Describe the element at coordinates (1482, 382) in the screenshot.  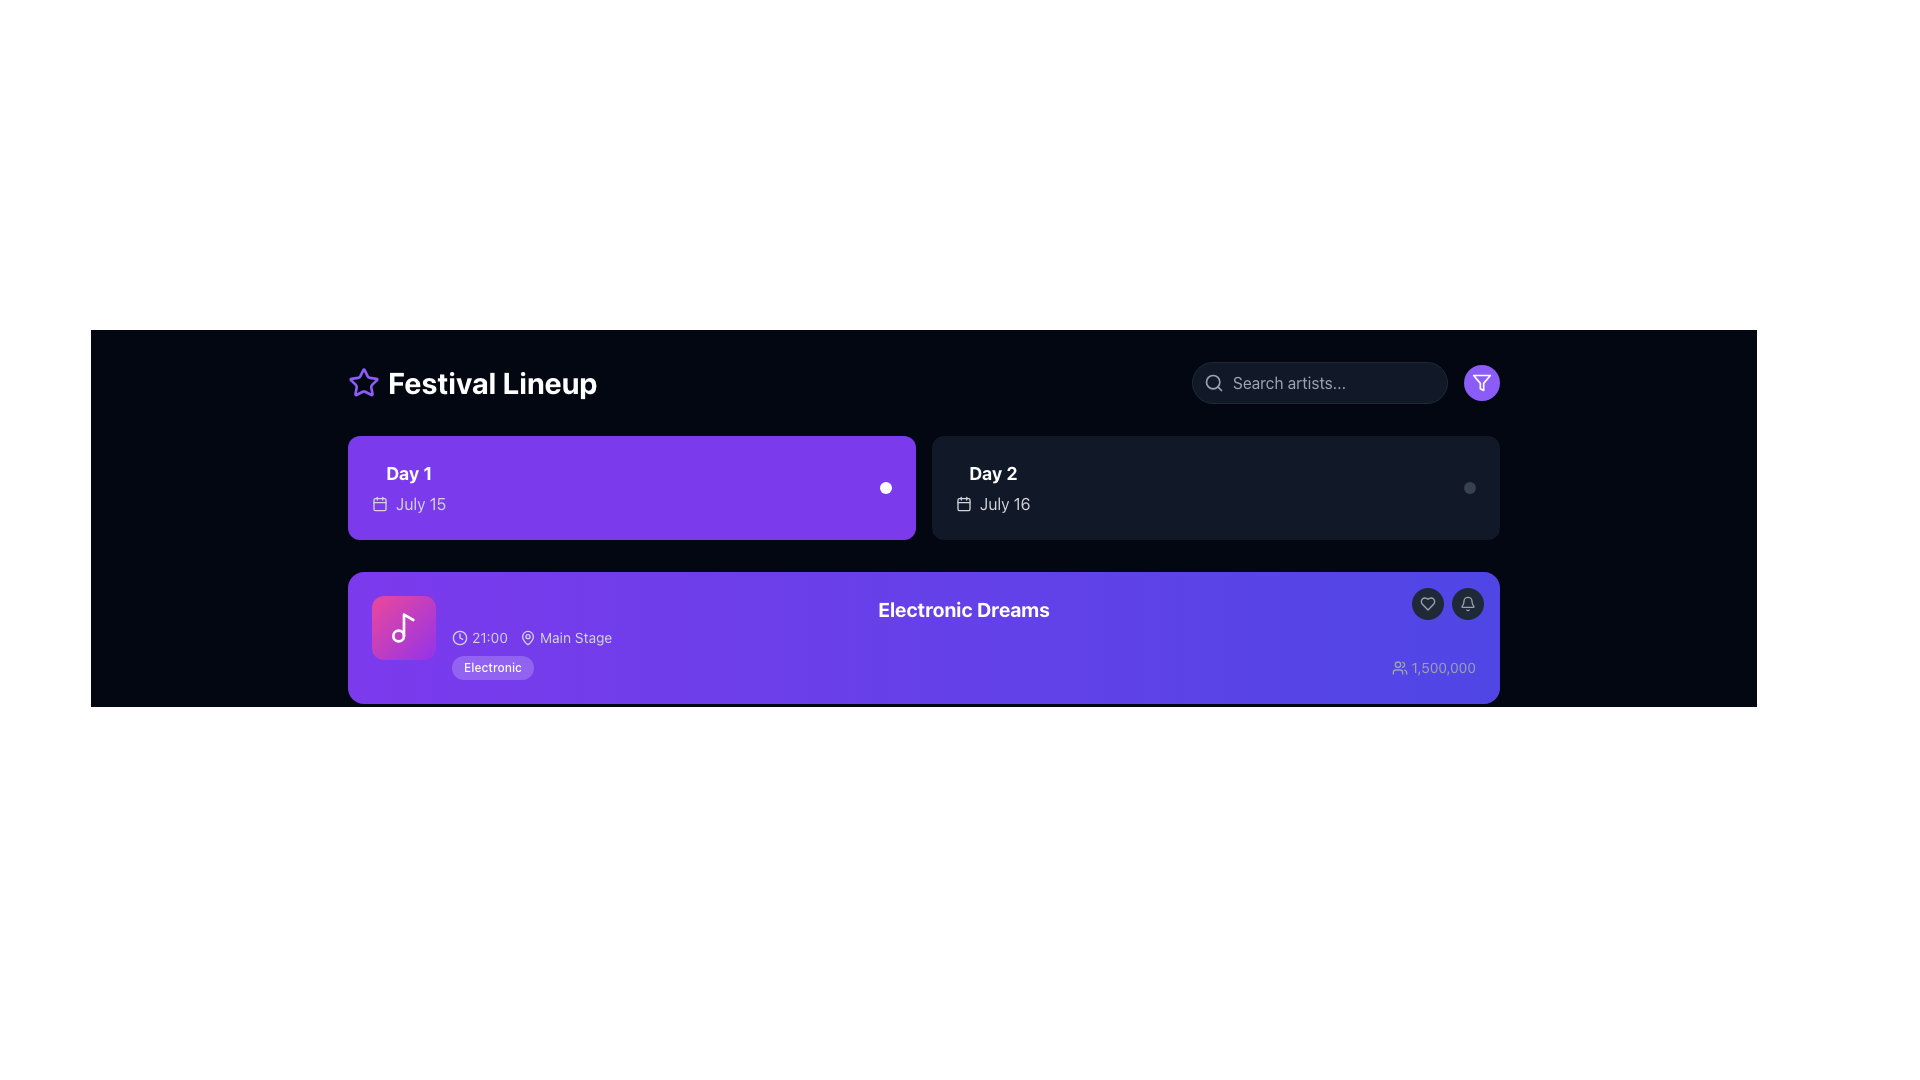
I see `the filter icon button located in the top-right corner of the interface, which is enclosed within a violet circular background` at that location.